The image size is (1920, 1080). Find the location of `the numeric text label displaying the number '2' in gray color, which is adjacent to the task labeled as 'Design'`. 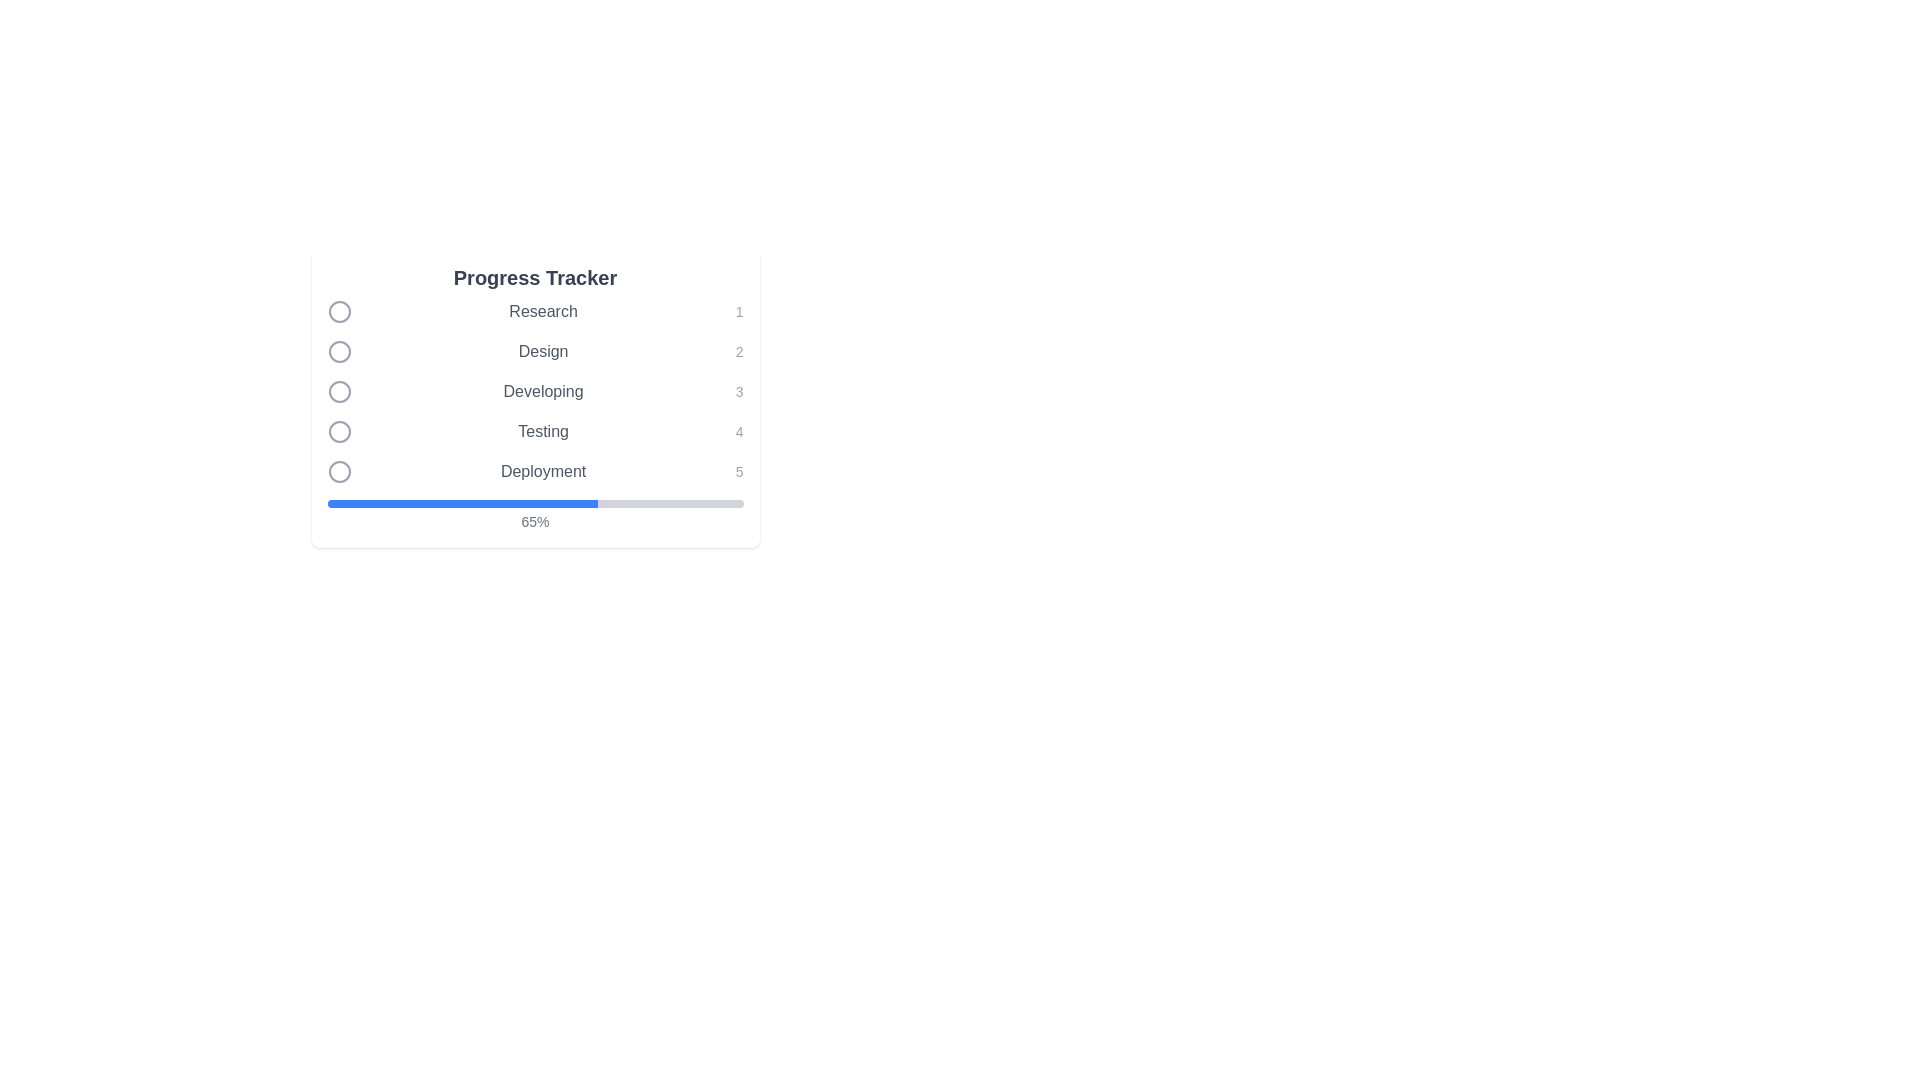

the numeric text label displaying the number '2' in gray color, which is adjacent to the task labeled as 'Design' is located at coordinates (738, 350).